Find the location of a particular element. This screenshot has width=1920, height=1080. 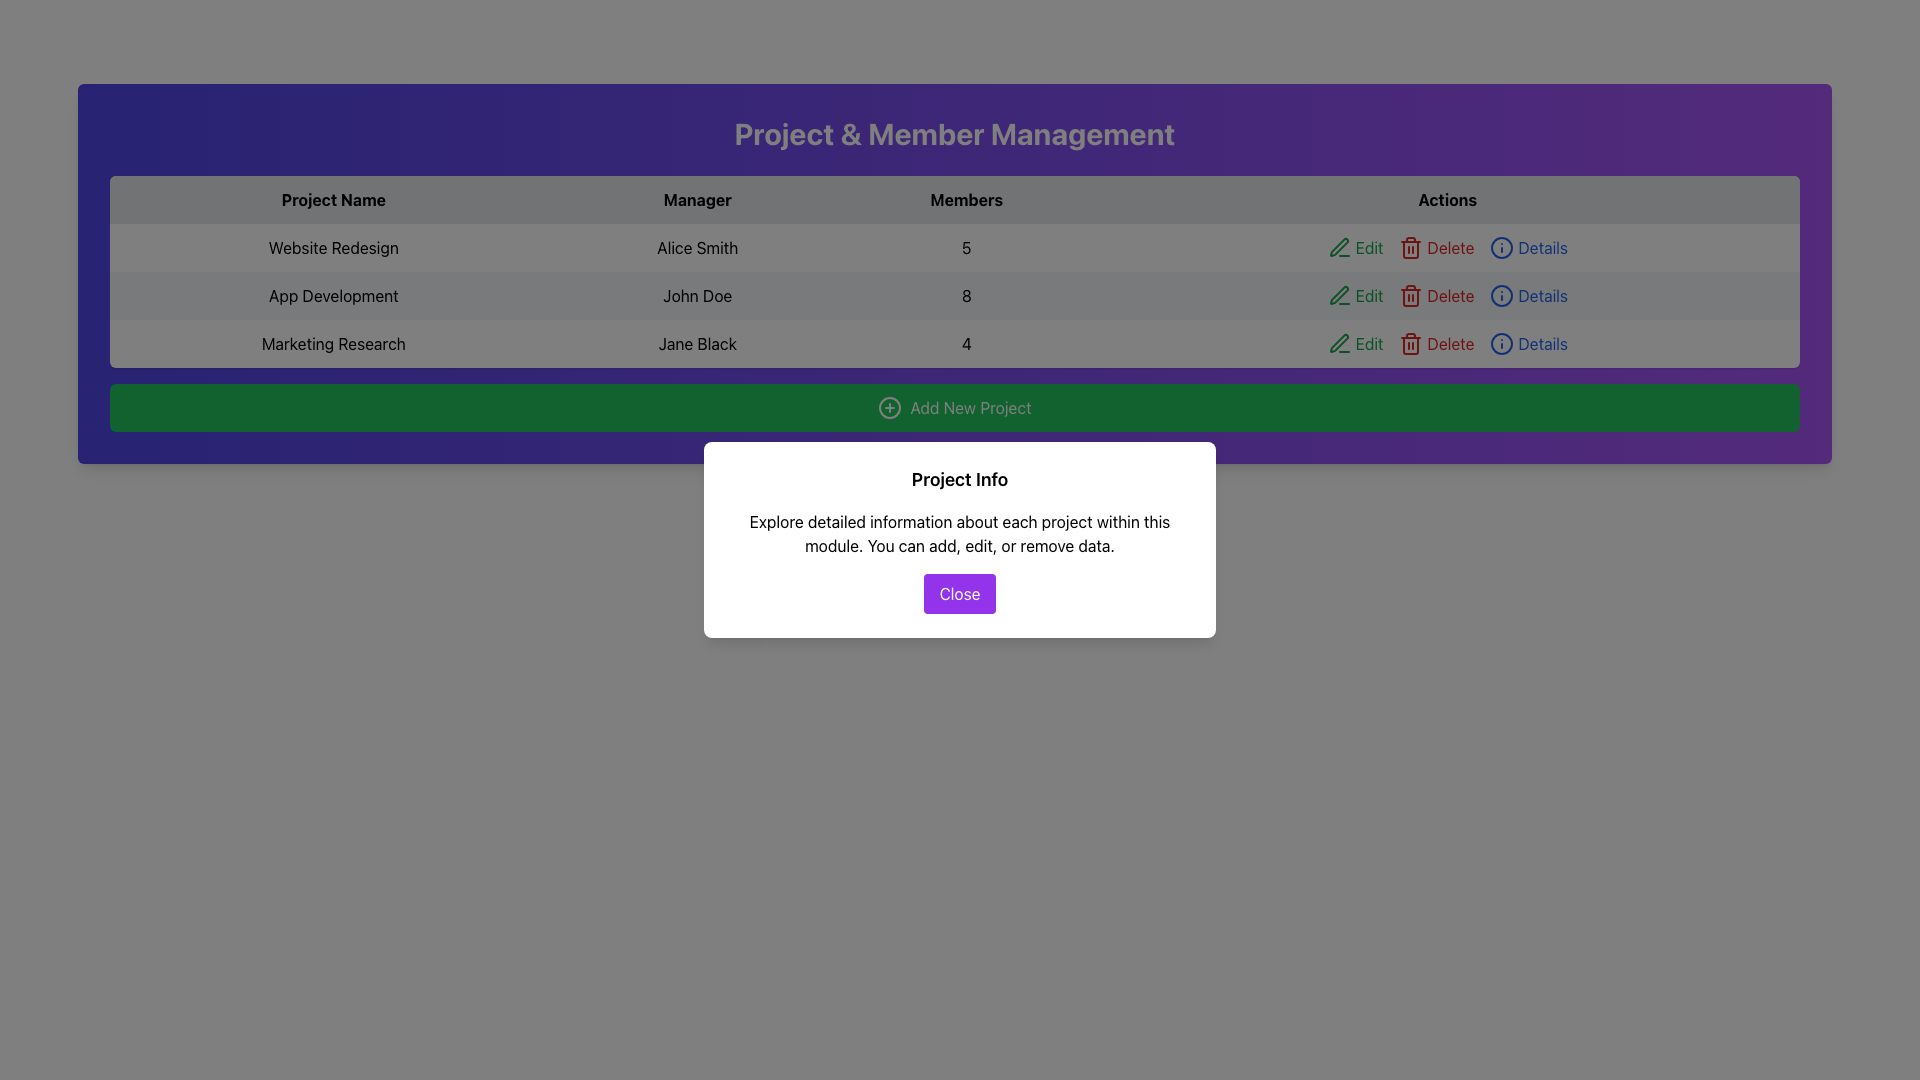

the edit icon located in the actions column of the first row in the table to initiate the editing of the corresponding row's data is located at coordinates (1339, 246).